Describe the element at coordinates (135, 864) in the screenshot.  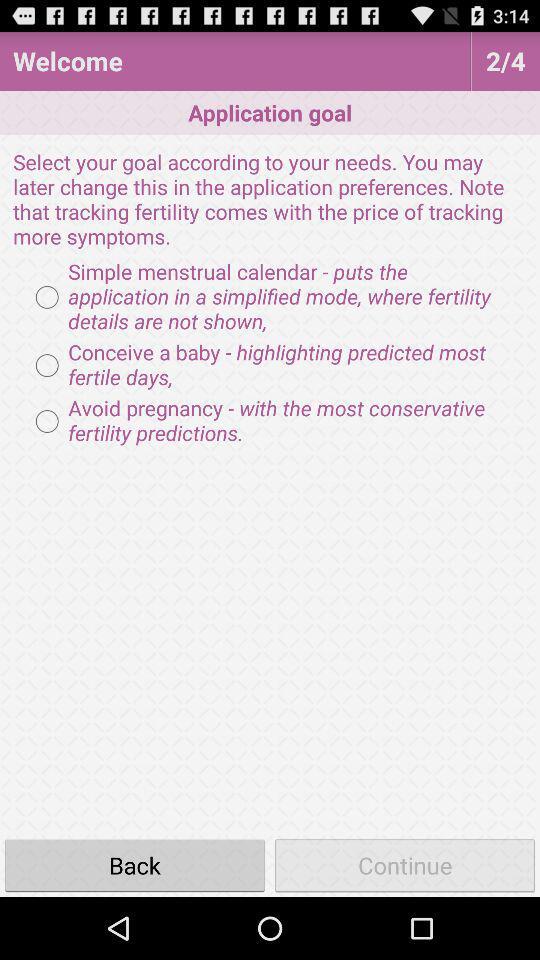
I see `icon below the avoid pregnancy with` at that location.